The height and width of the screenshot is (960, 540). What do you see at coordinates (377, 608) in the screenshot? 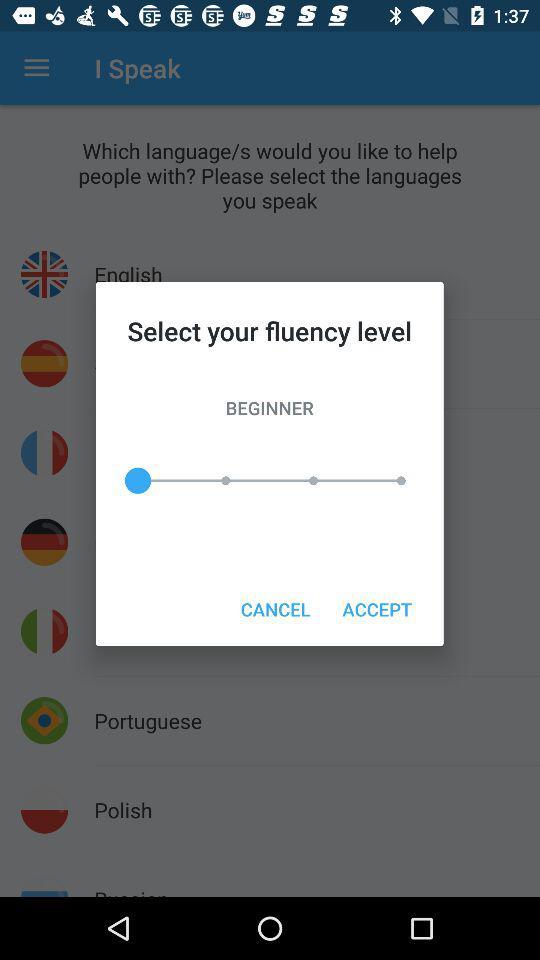
I see `the item next to the cancel item` at bounding box center [377, 608].